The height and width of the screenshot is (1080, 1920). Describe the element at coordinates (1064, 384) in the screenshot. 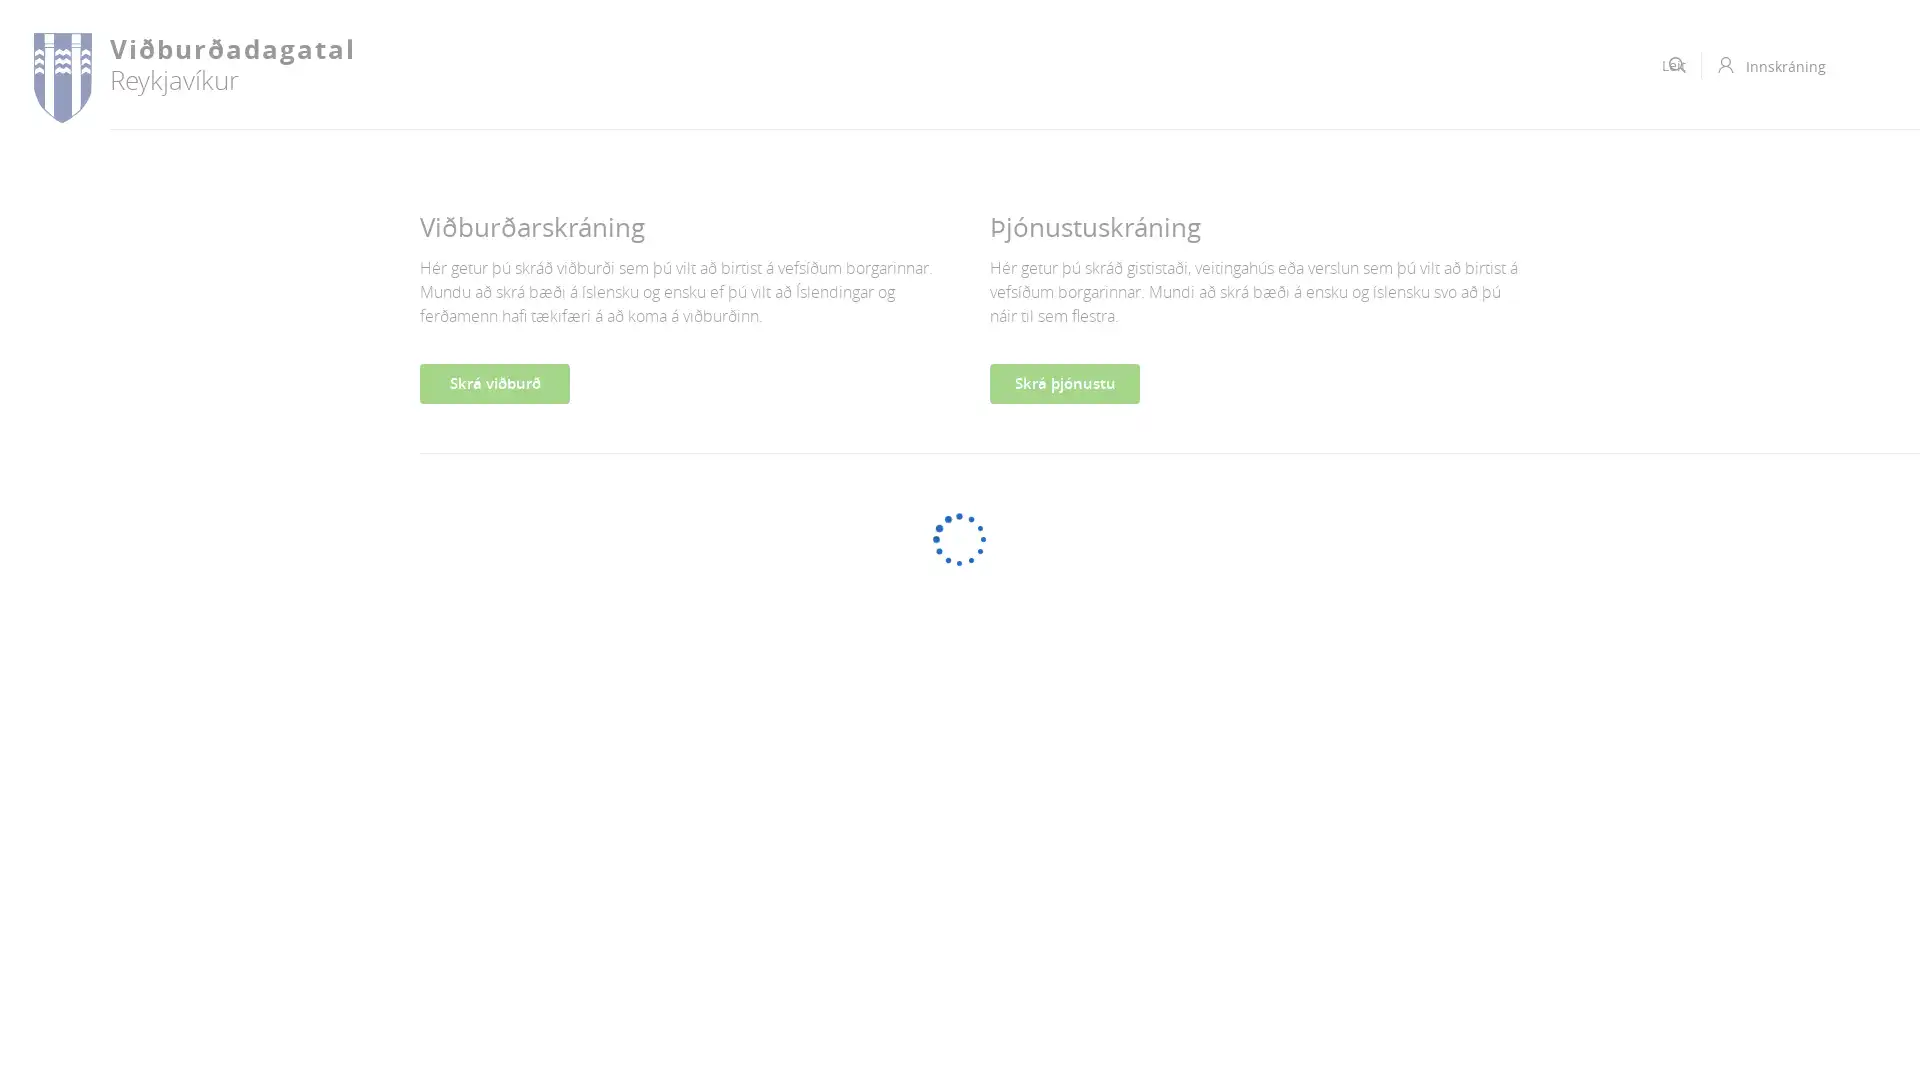

I see `Skra jonustu` at that location.